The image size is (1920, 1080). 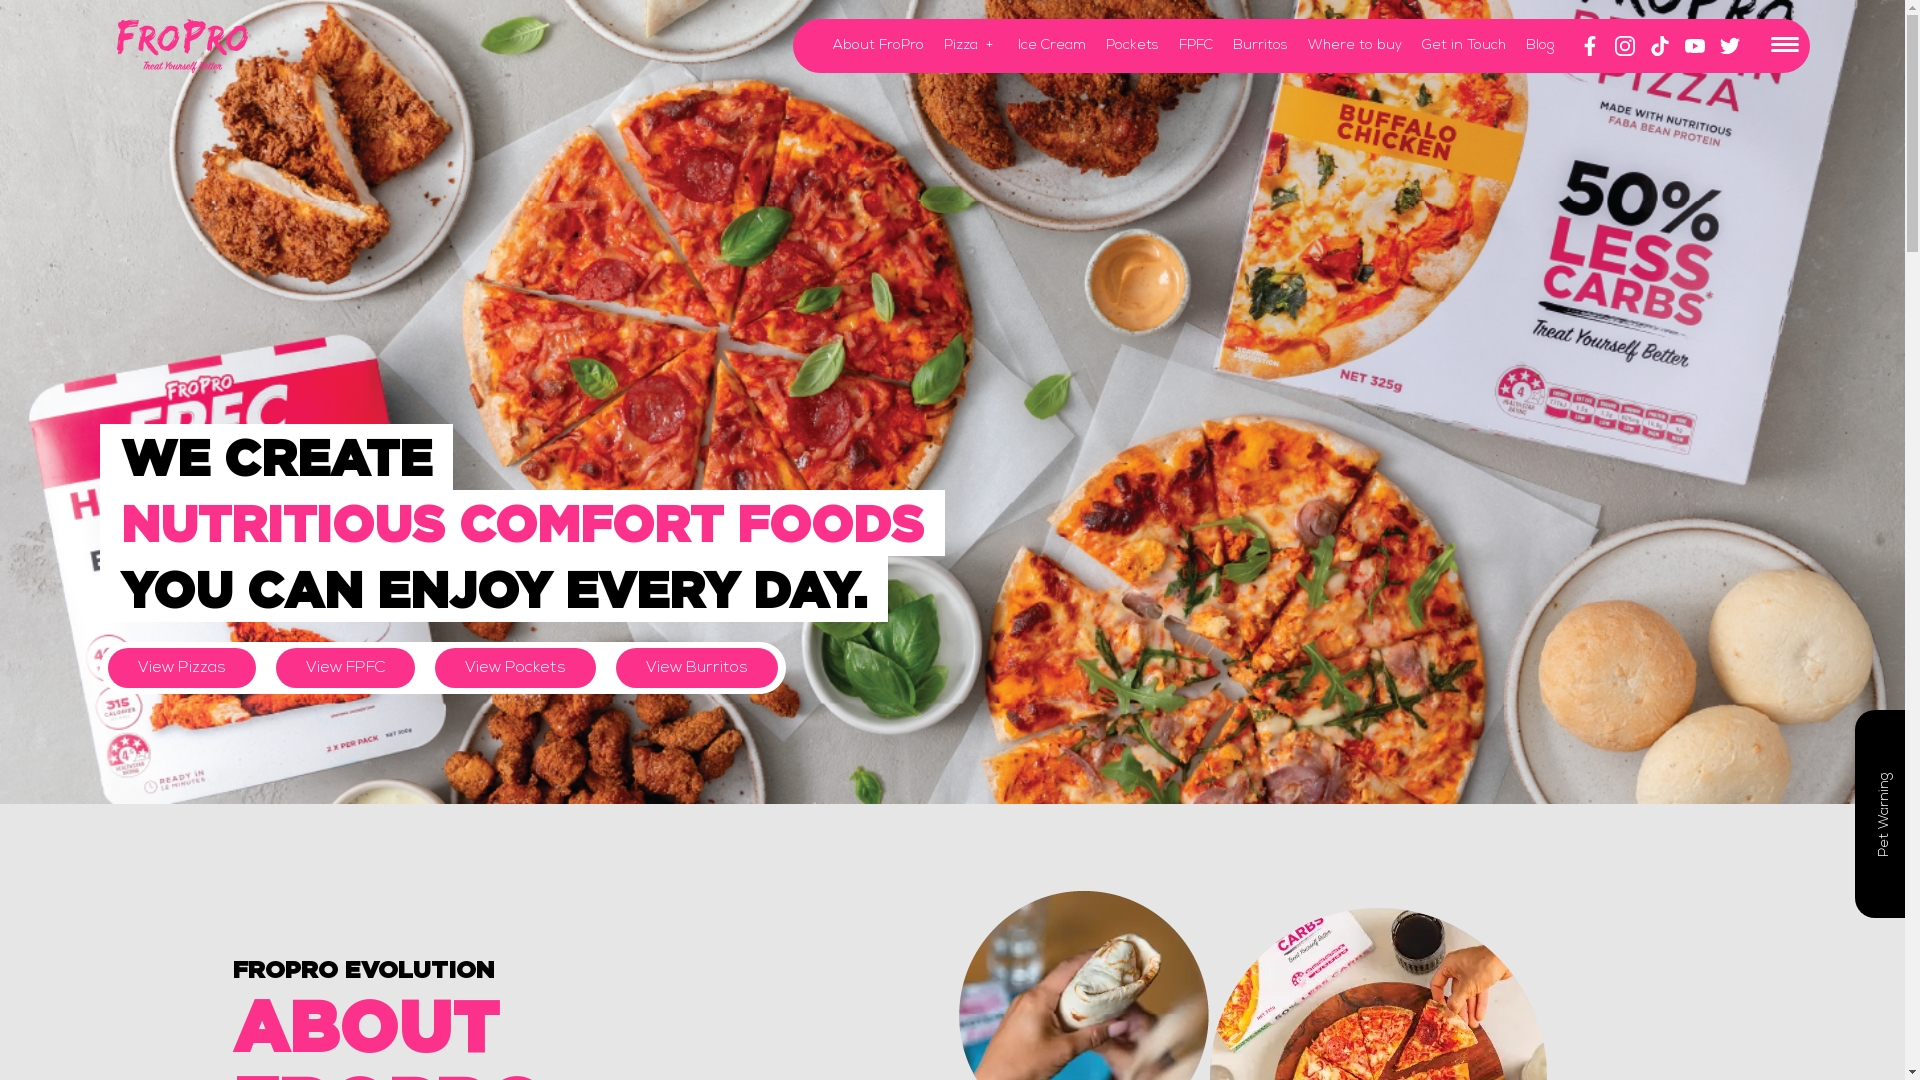 What do you see at coordinates (107, 667) in the screenshot?
I see `'View Pizzas'` at bounding box center [107, 667].